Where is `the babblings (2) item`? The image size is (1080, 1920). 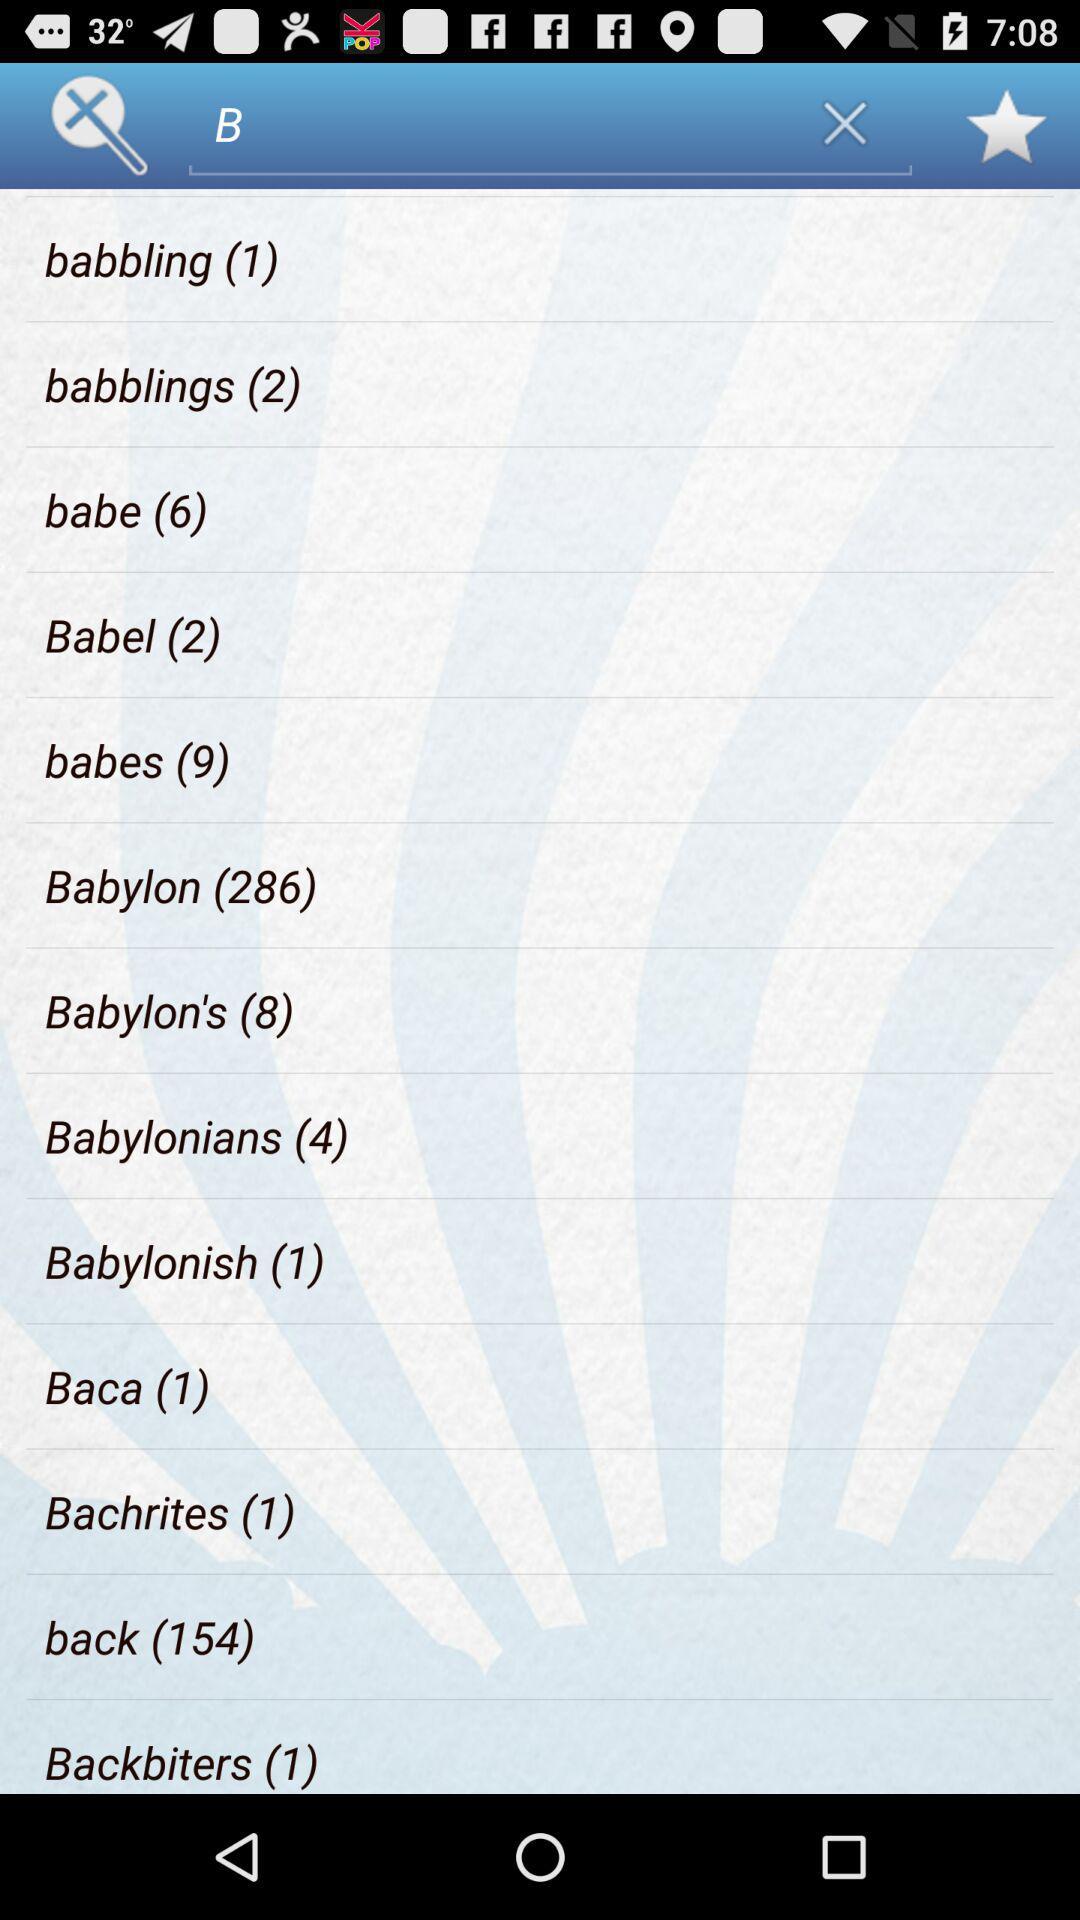
the babblings (2) item is located at coordinates (172, 384).